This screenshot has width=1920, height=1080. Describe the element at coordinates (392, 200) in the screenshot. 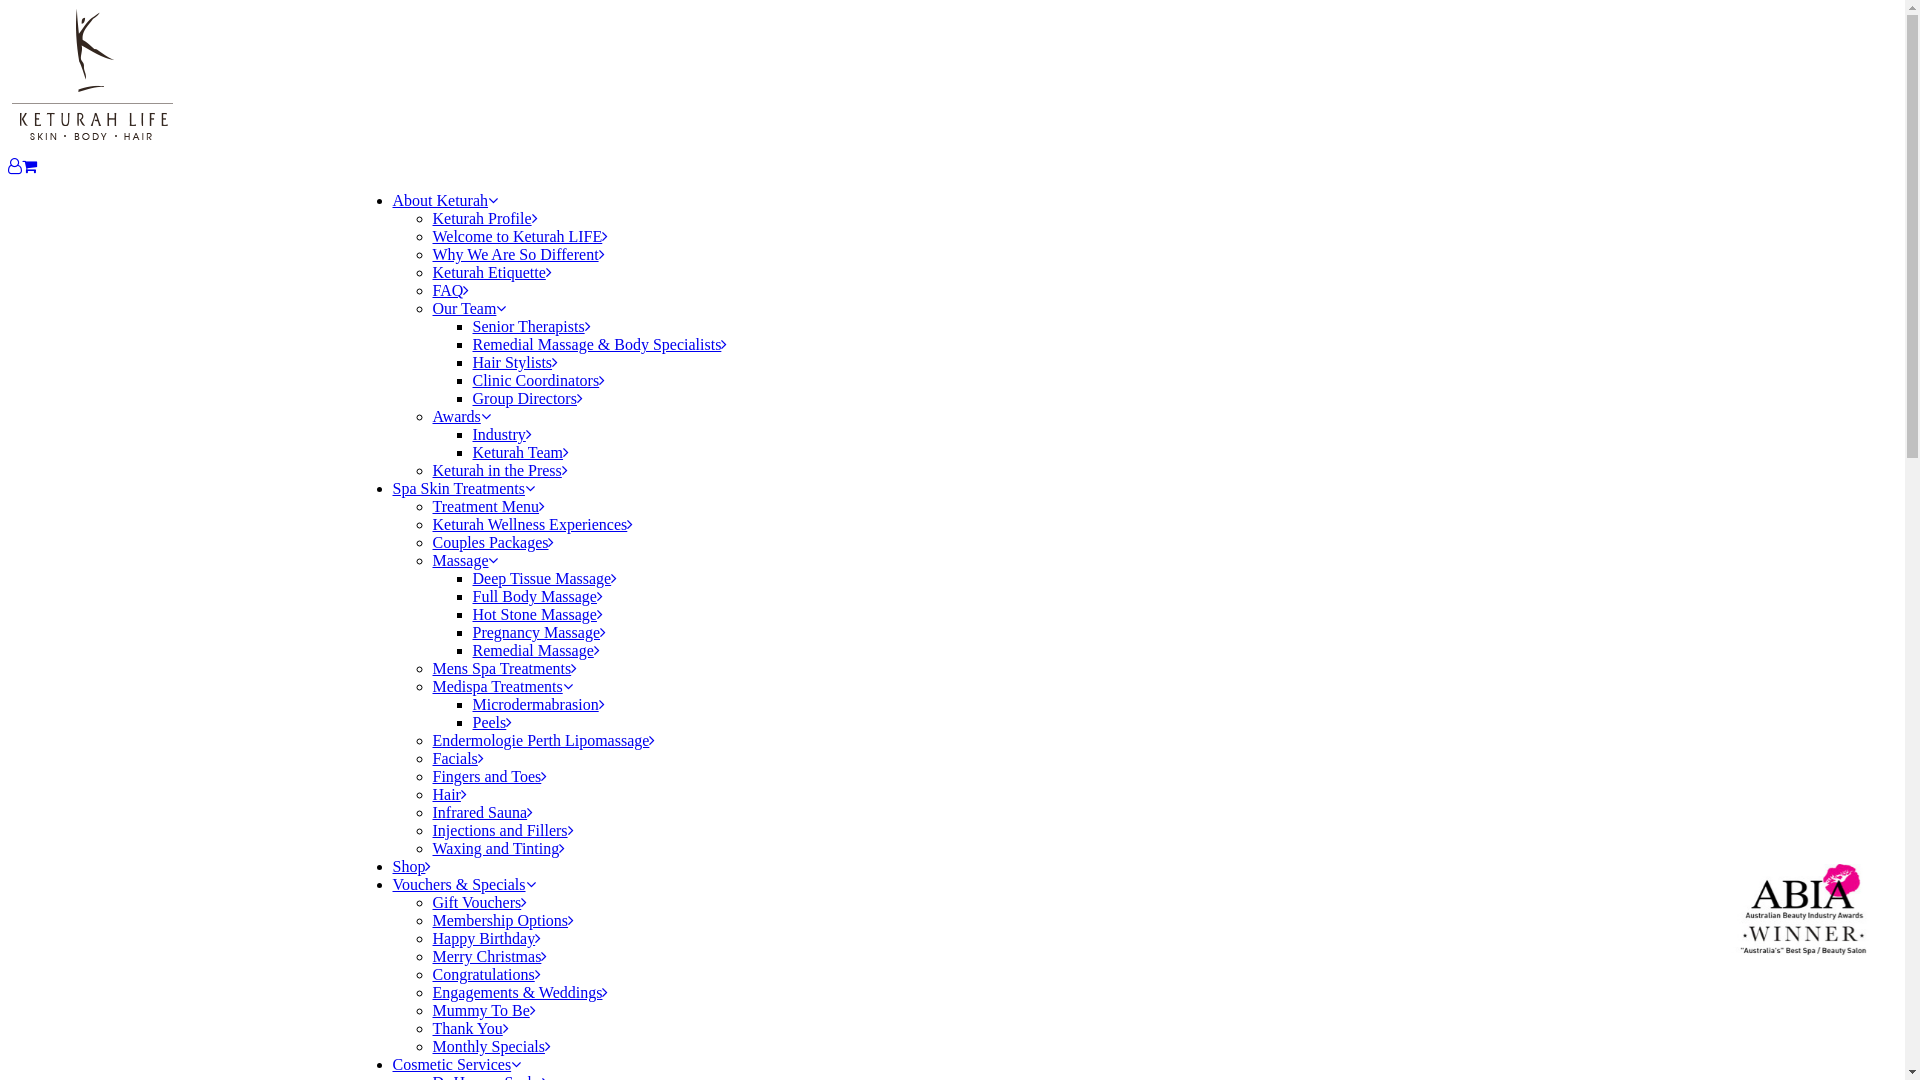

I see `'About Keturah'` at that location.